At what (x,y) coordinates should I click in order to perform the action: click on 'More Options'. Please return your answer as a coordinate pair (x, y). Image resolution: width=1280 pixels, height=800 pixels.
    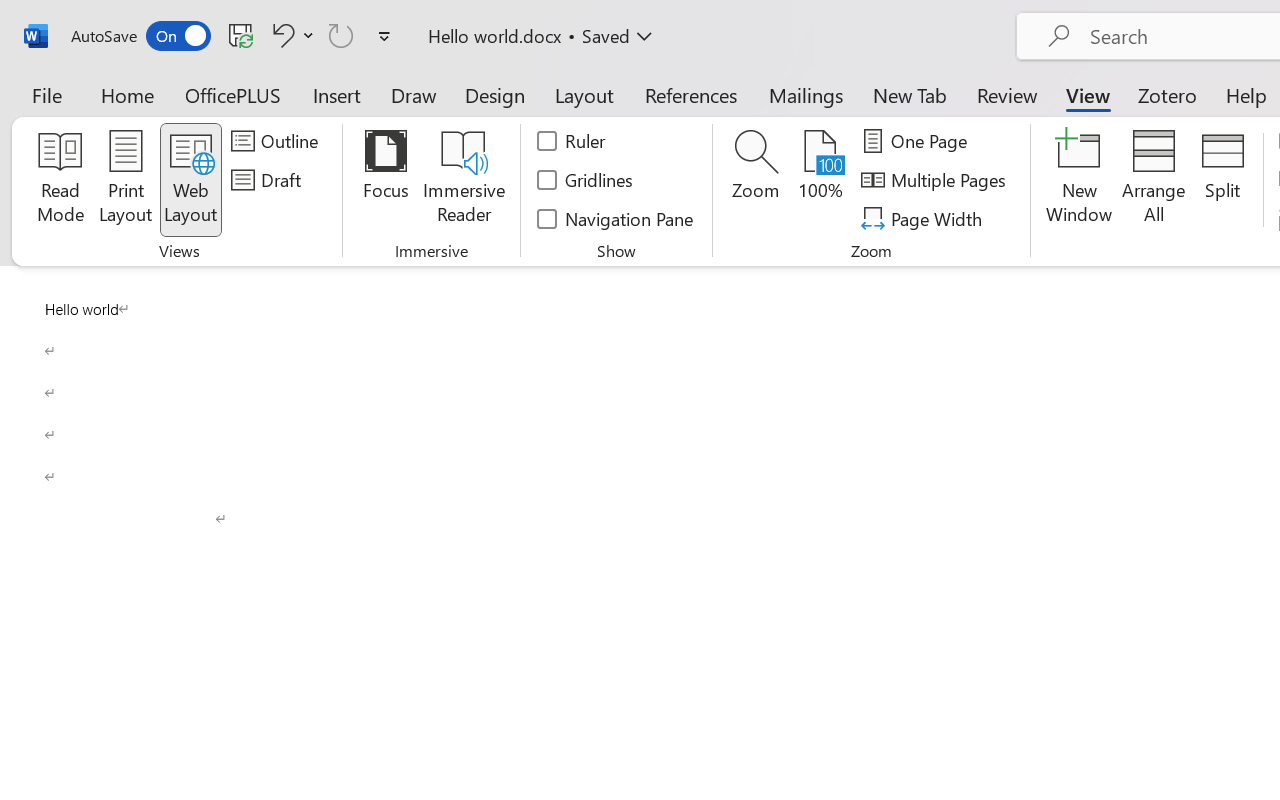
    Looking at the image, I should click on (308, 34).